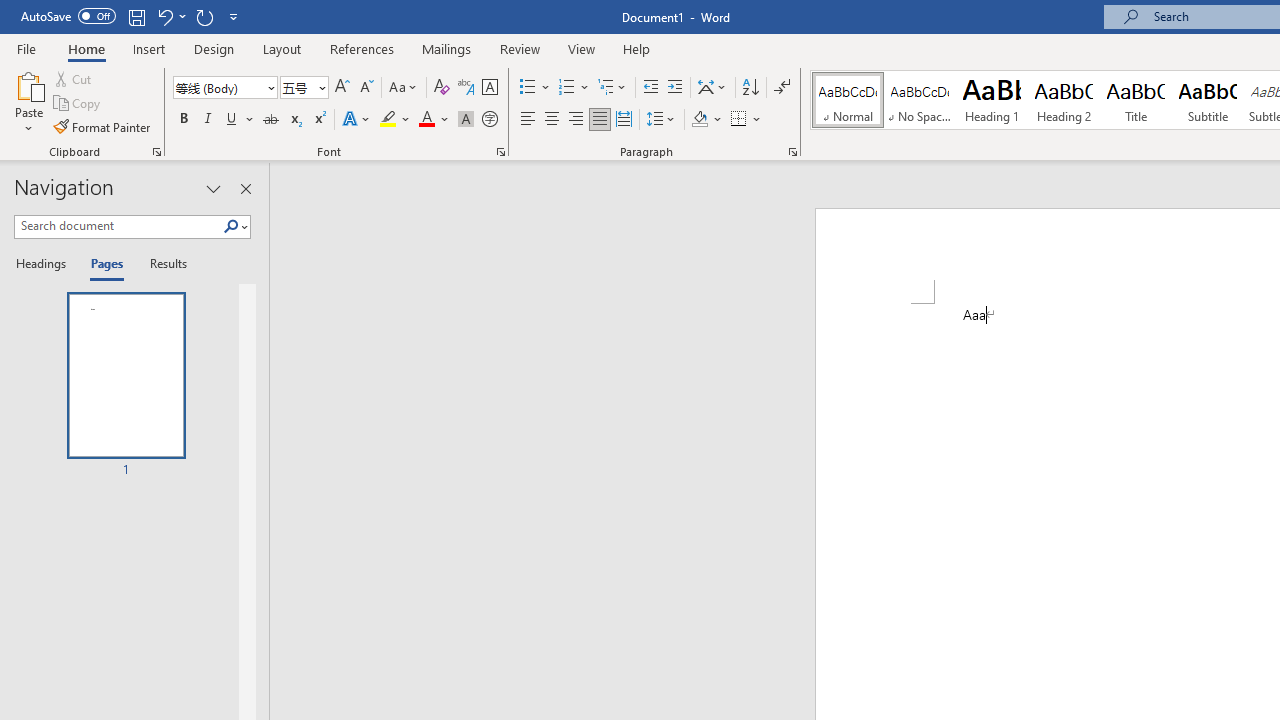  What do you see at coordinates (573, 86) in the screenshot?
I see `'Numbering'` at bounding box center [573, 86].